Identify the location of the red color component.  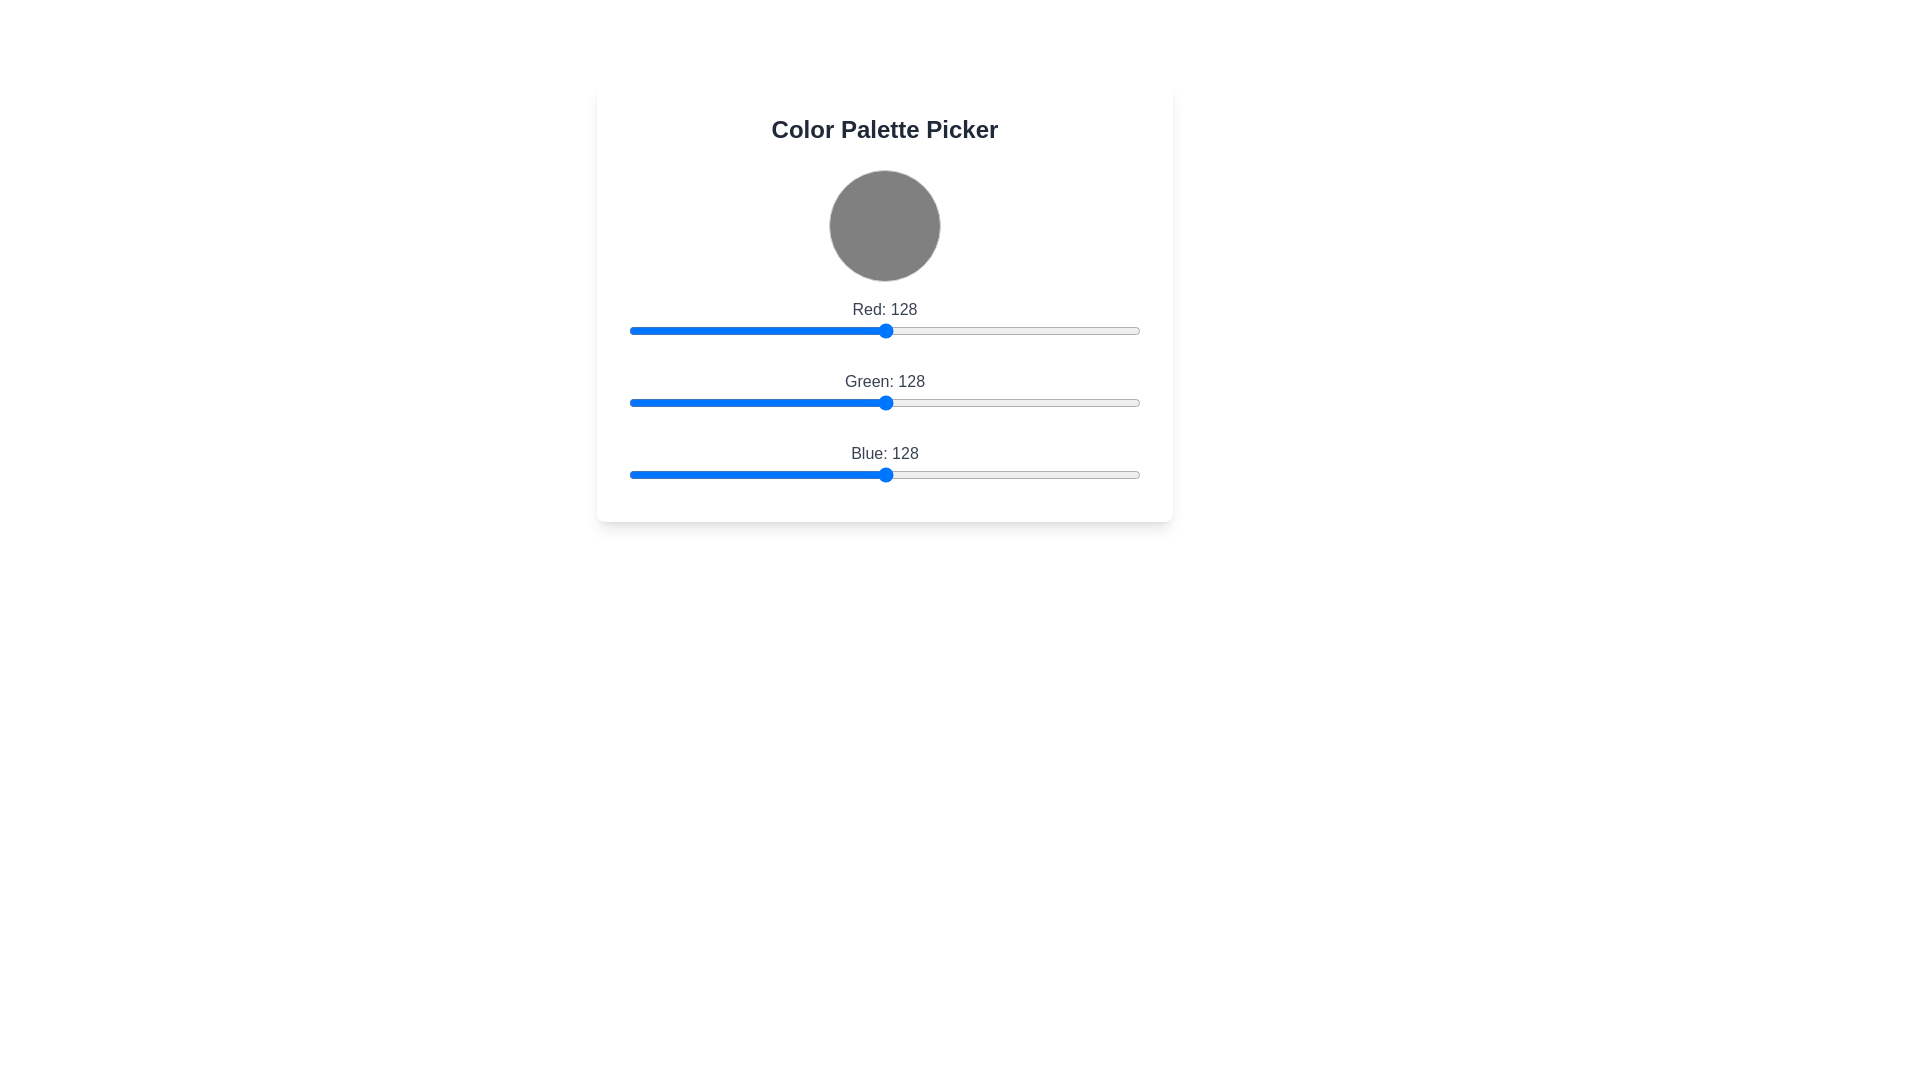
(627, 330).